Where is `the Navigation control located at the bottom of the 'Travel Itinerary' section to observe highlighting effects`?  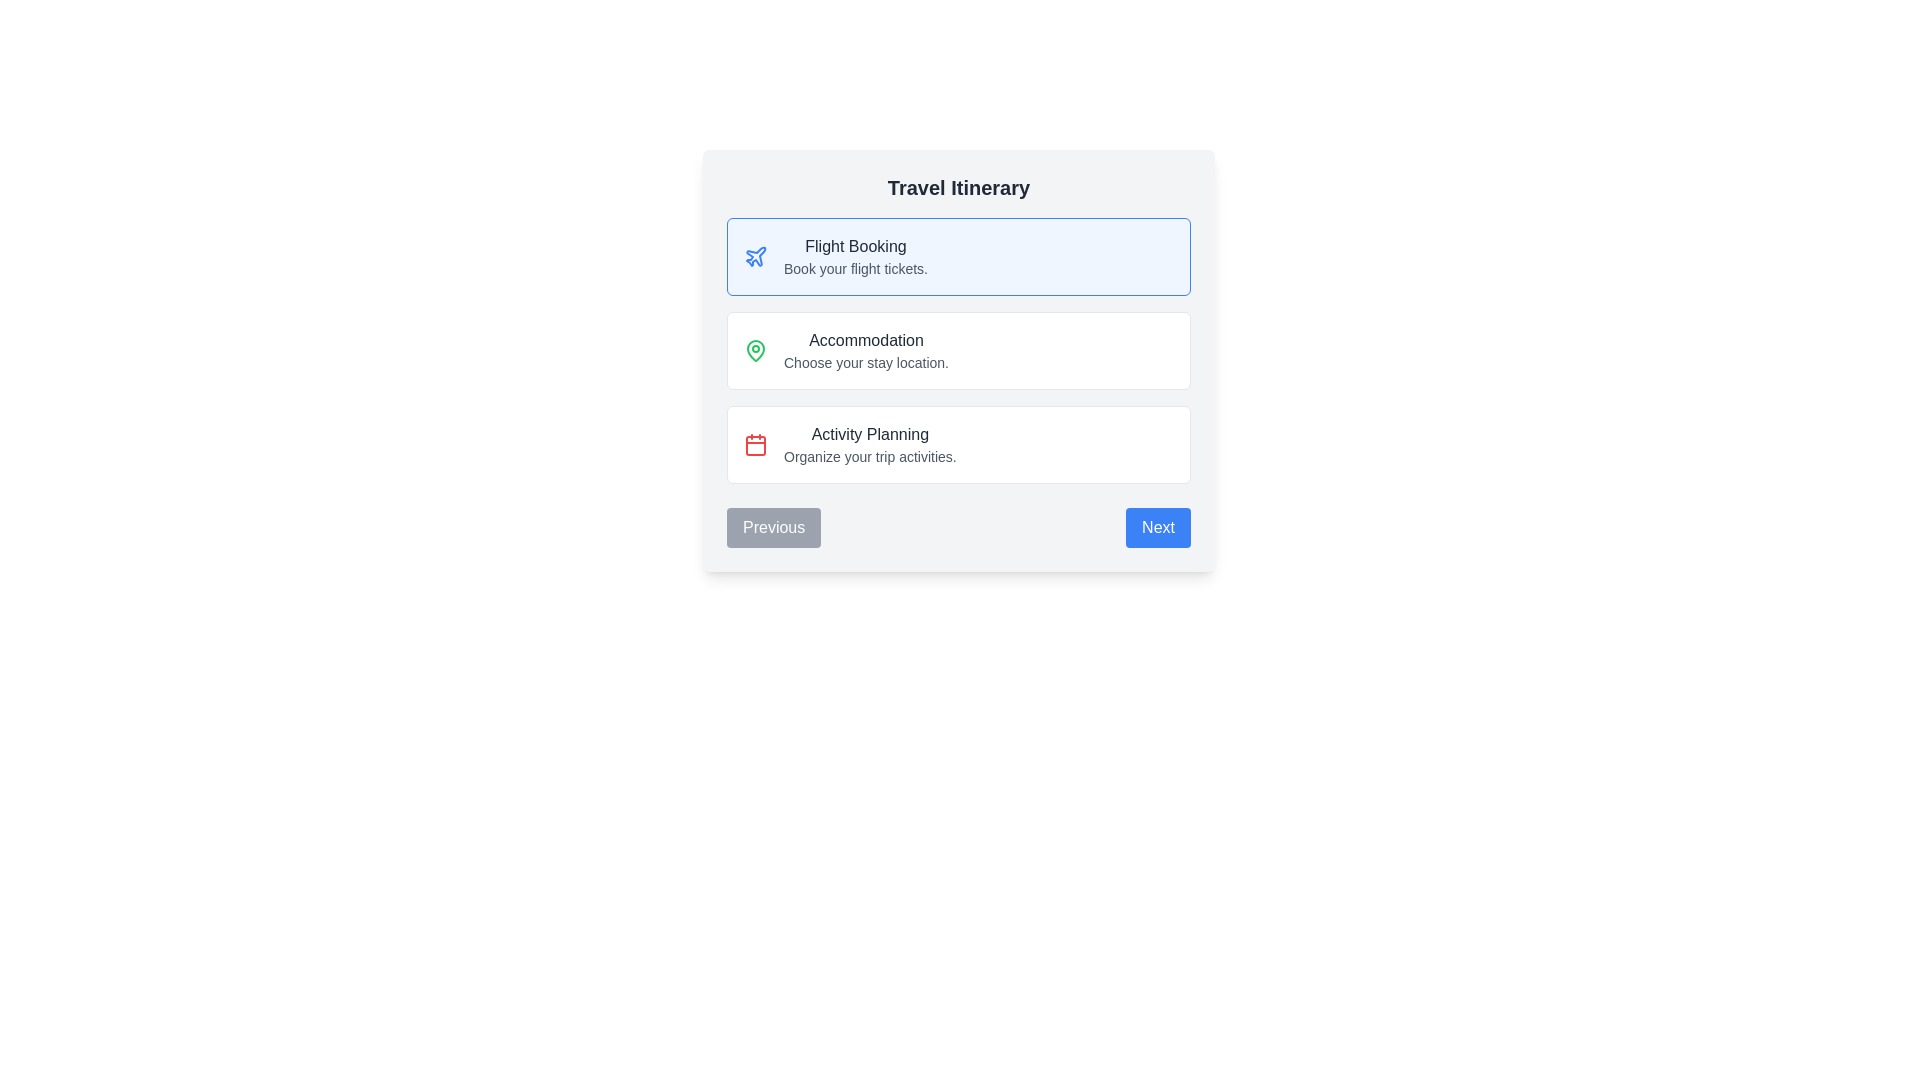
the Navigation control located at the bottom of the 'Travel Itinerary' section to observe highlighting effects is located at coordinates (958, 527).